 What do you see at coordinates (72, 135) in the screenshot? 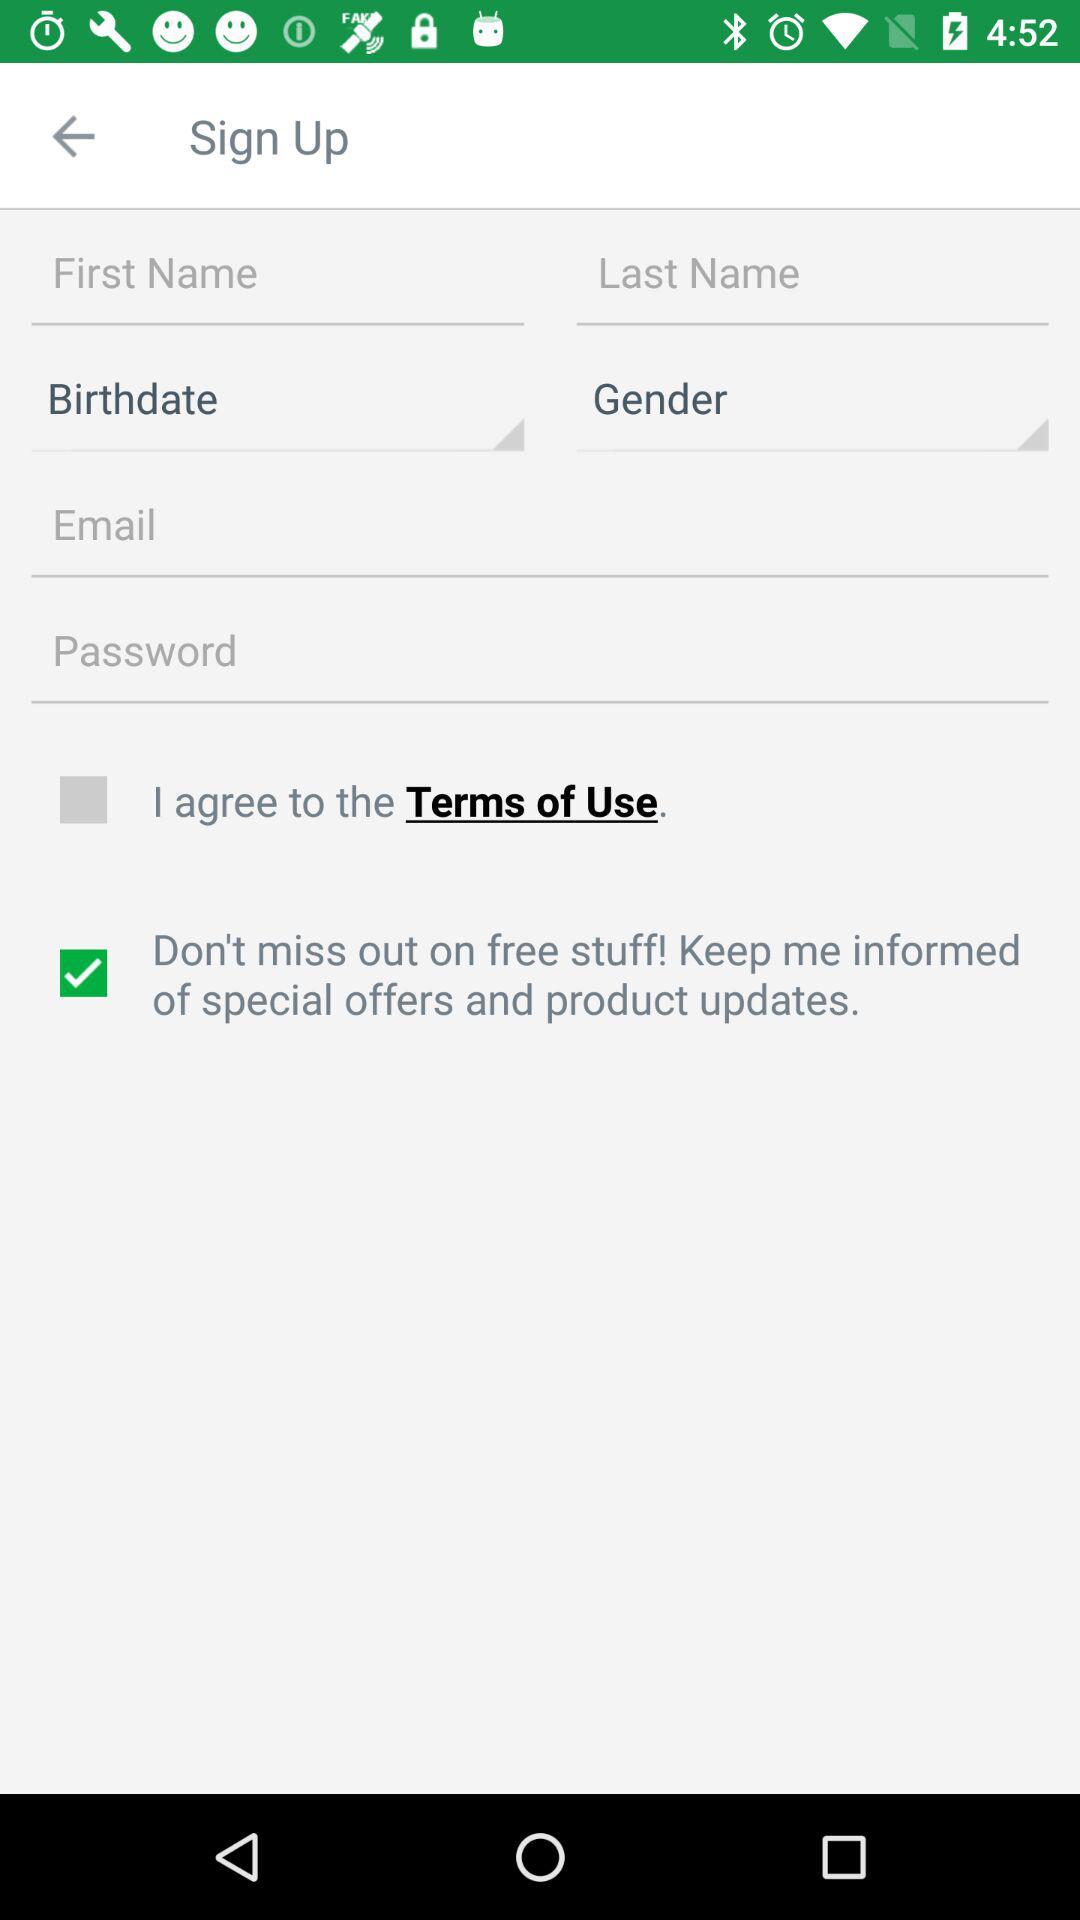
I see `icon to the left of sign up item` at bounding box center [72, 135].